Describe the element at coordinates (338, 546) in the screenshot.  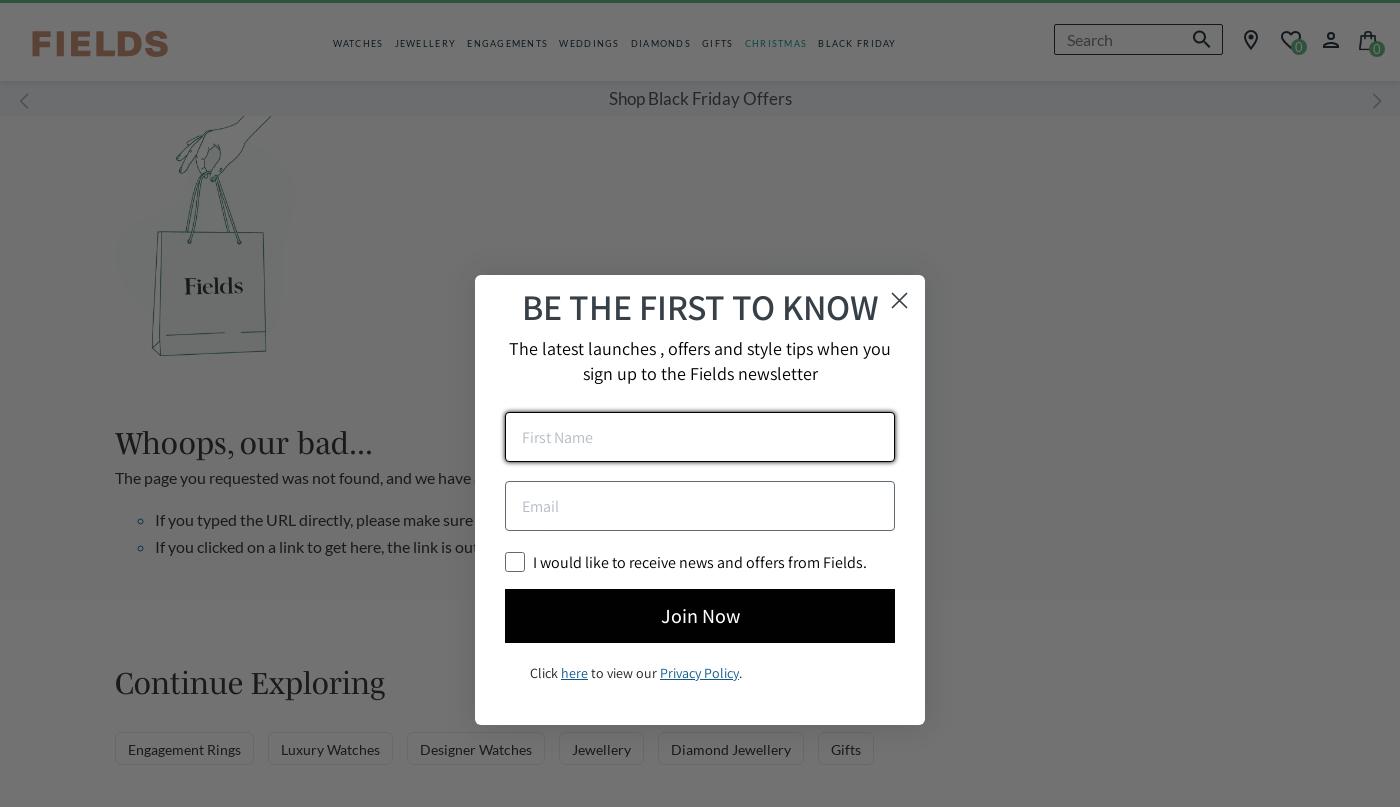
I see `'If you clicked on a link to get here, the link is outdated.'` at that location.